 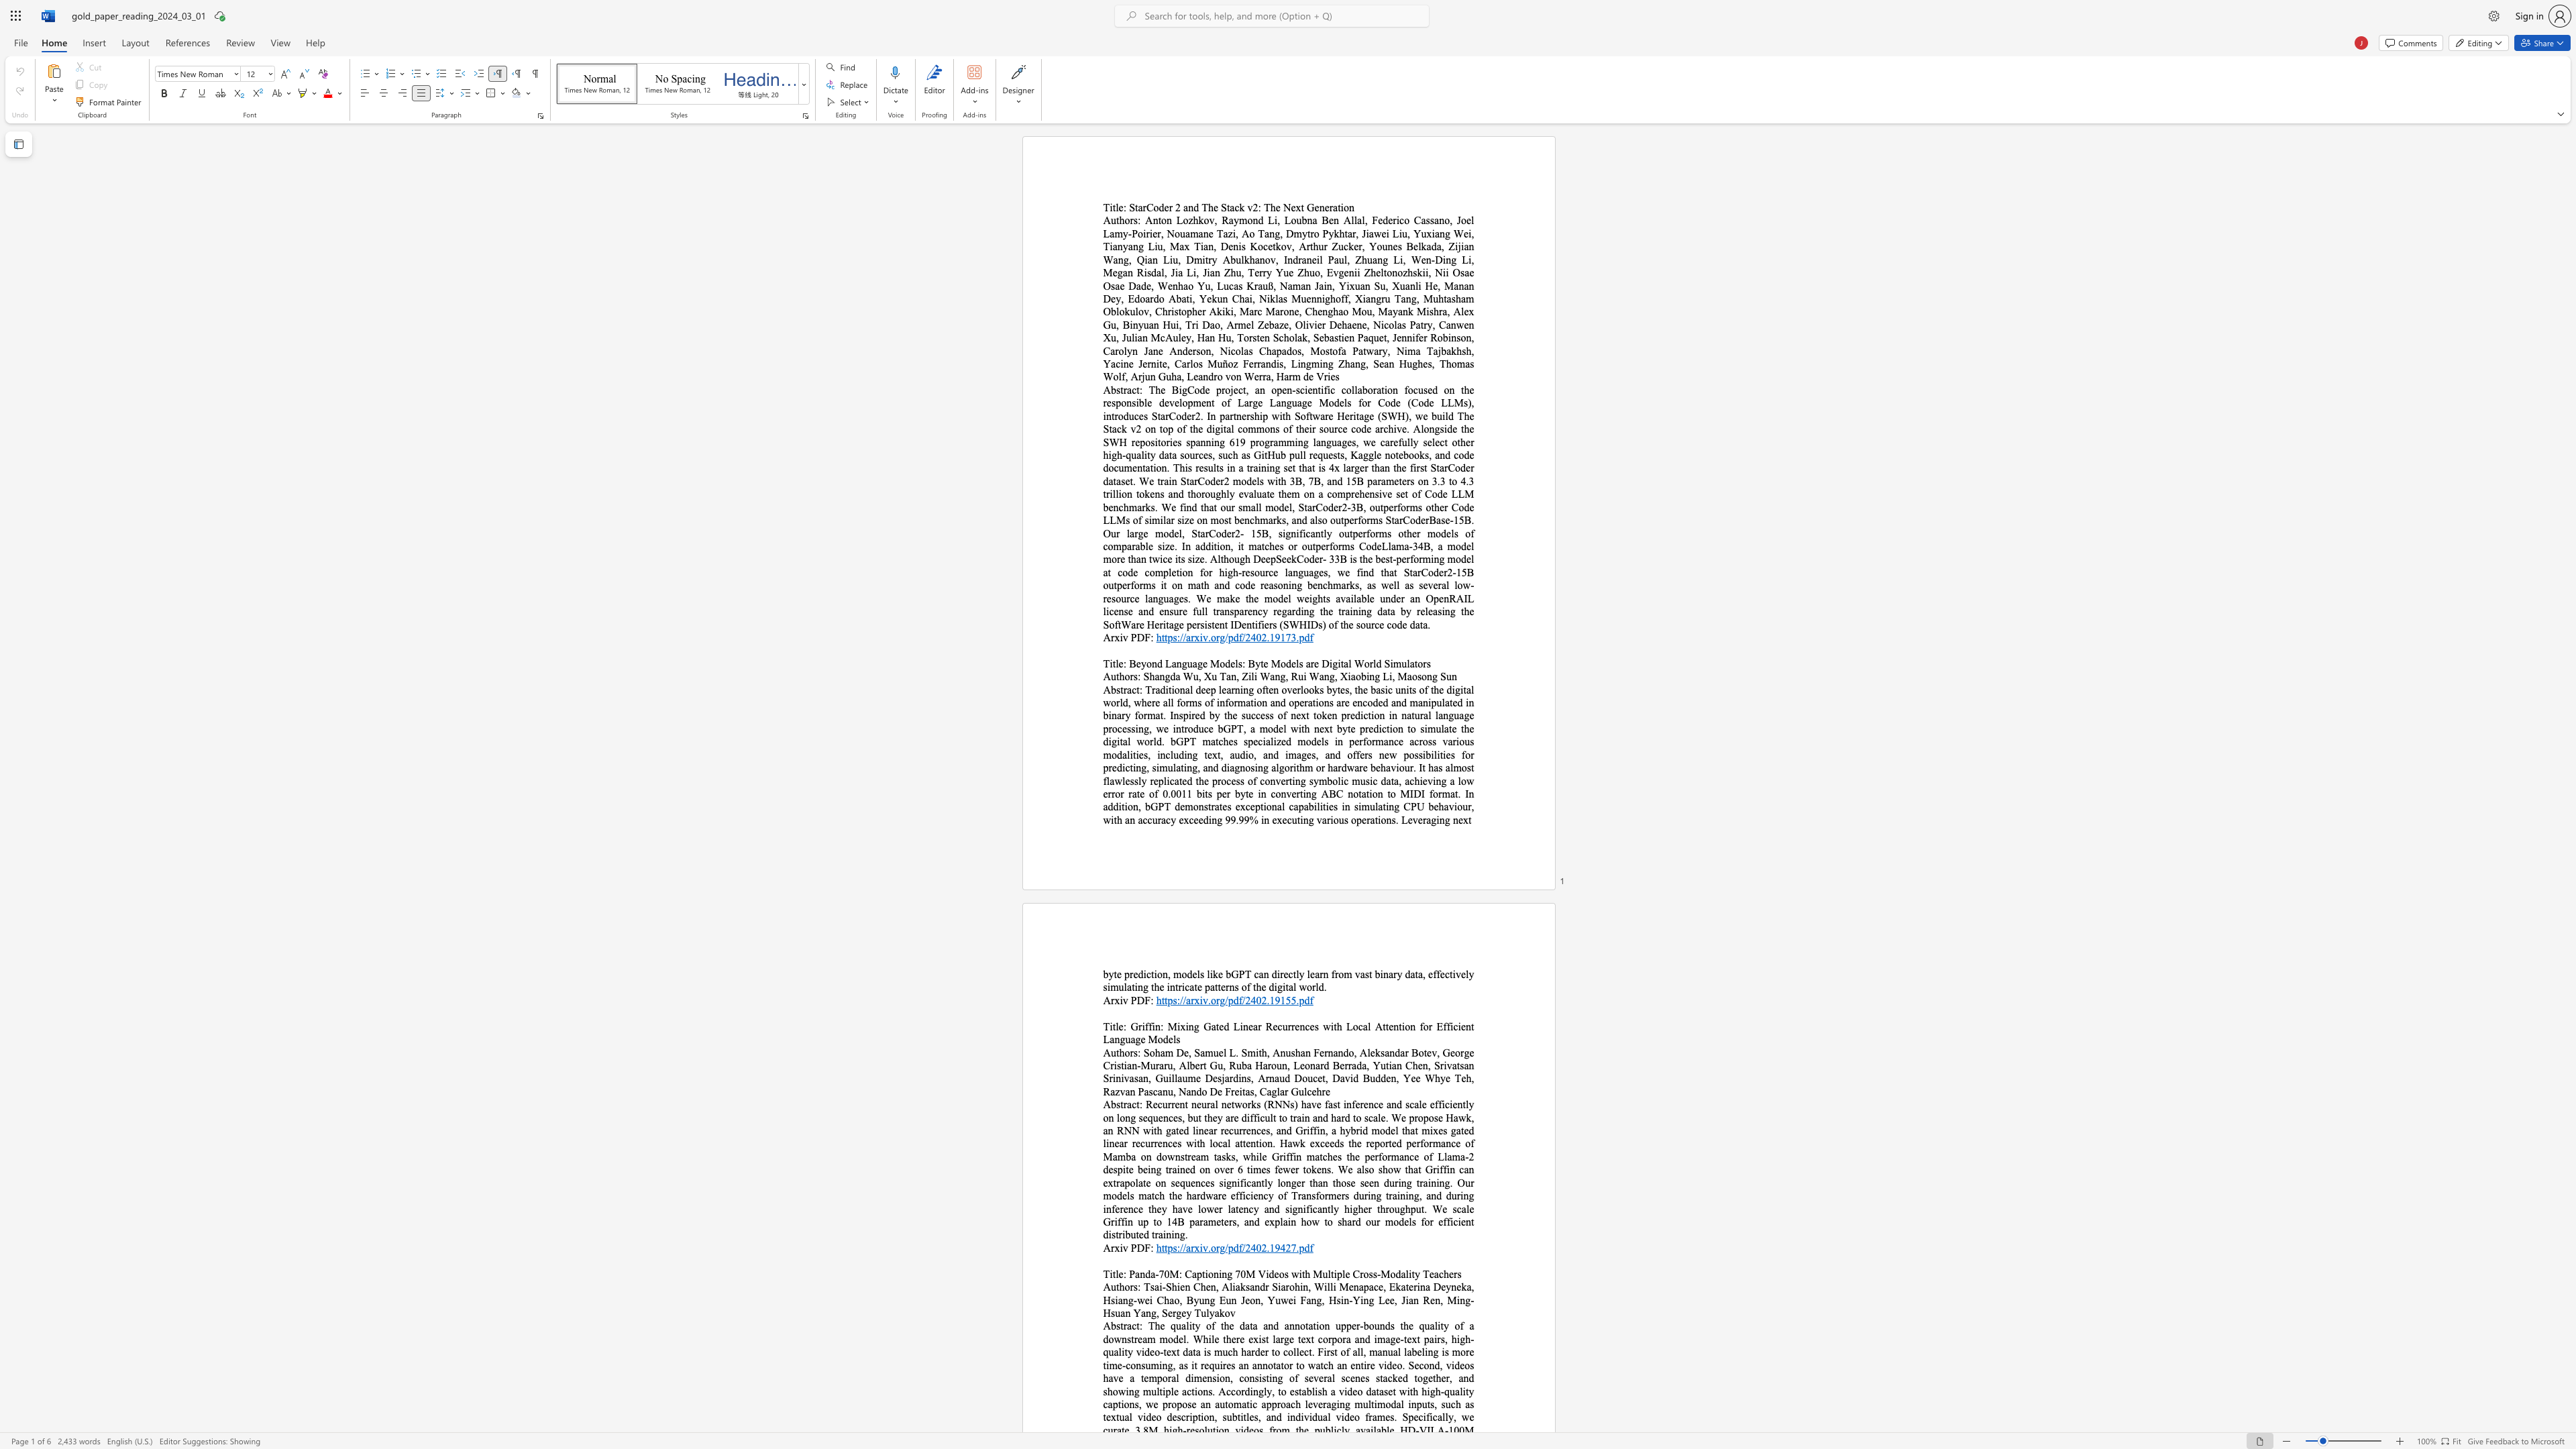 What do you see at coordinates (1103, 780) in the screenshot?
I see `the subset text "flawless" within the text "Traditional deep learning often overlooks bytes, the basic units of the digital world, where all forms of information and operations are encoded and manipulated in binary format. Inspired by the success of next token prediction in natural language processing, we introduce bGPT, a model with next byte prediction to simulate the digital world. bGPT matches specialized models in performance across various modalities, including text, audio, and images, and offers new possibilities for predicting, simulating, and diagnosing algorithm or hardware behaviour. It has almost flawlessly"` at bounding box center [1103, 780].